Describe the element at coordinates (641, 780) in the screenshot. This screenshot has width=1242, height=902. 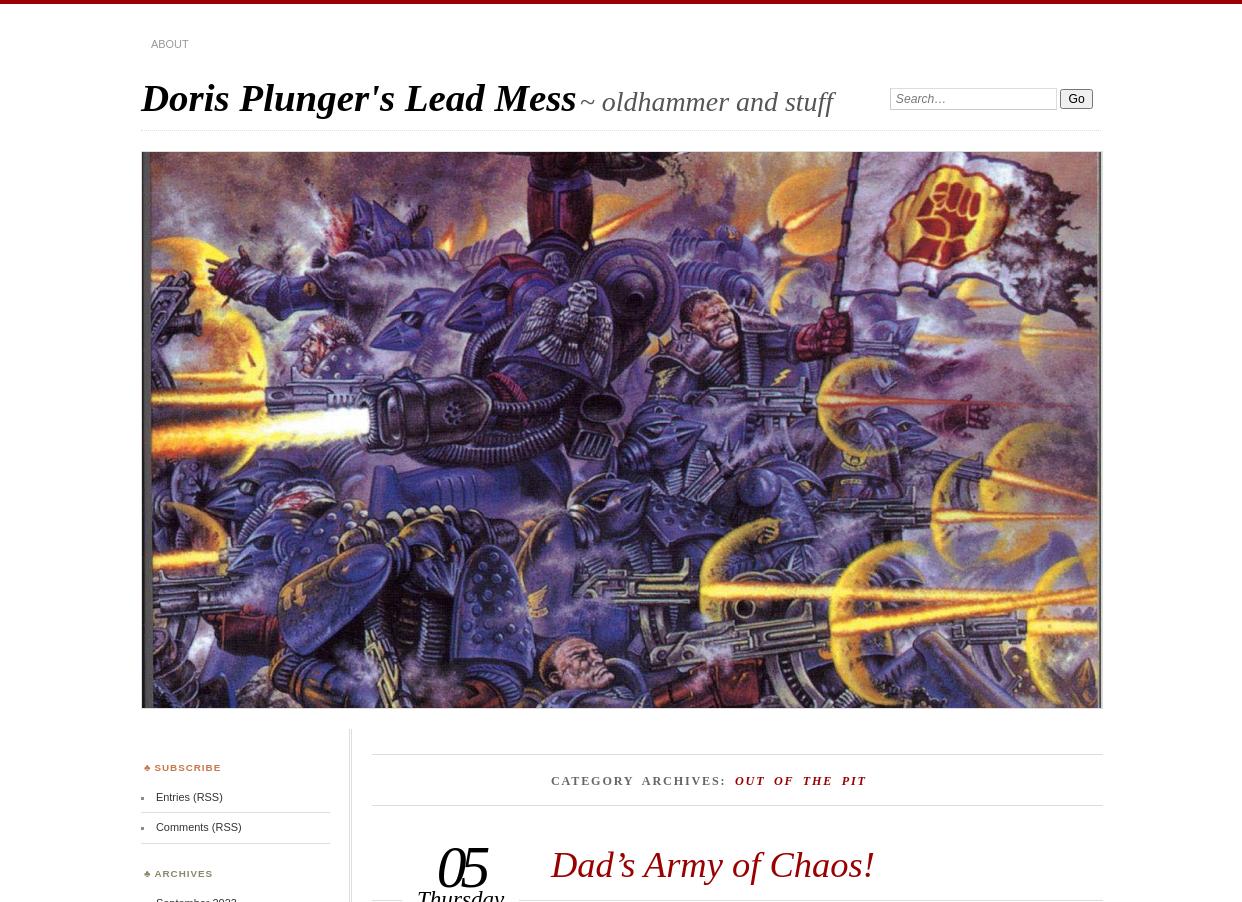
I see `'Category Archives:'` at that location.